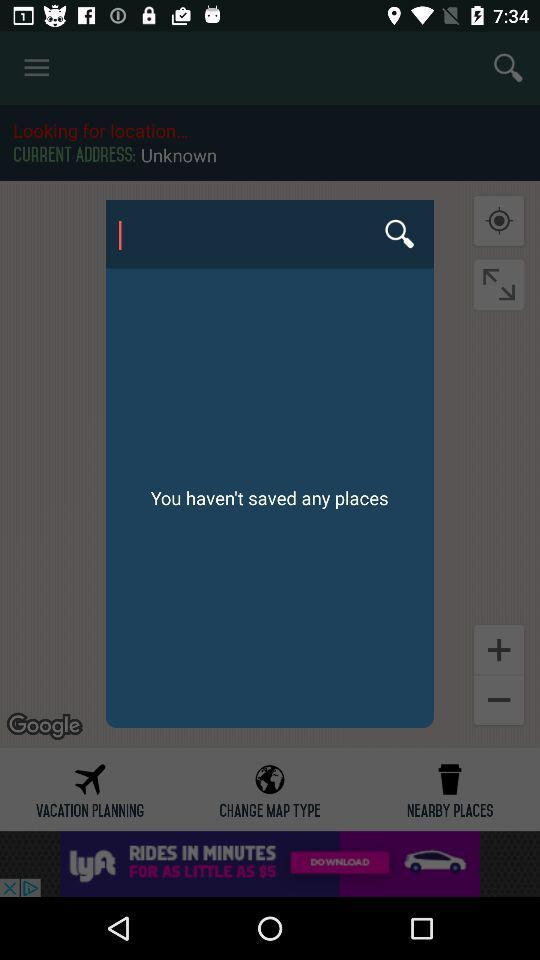  I want to click on the san, so click(269, 234).